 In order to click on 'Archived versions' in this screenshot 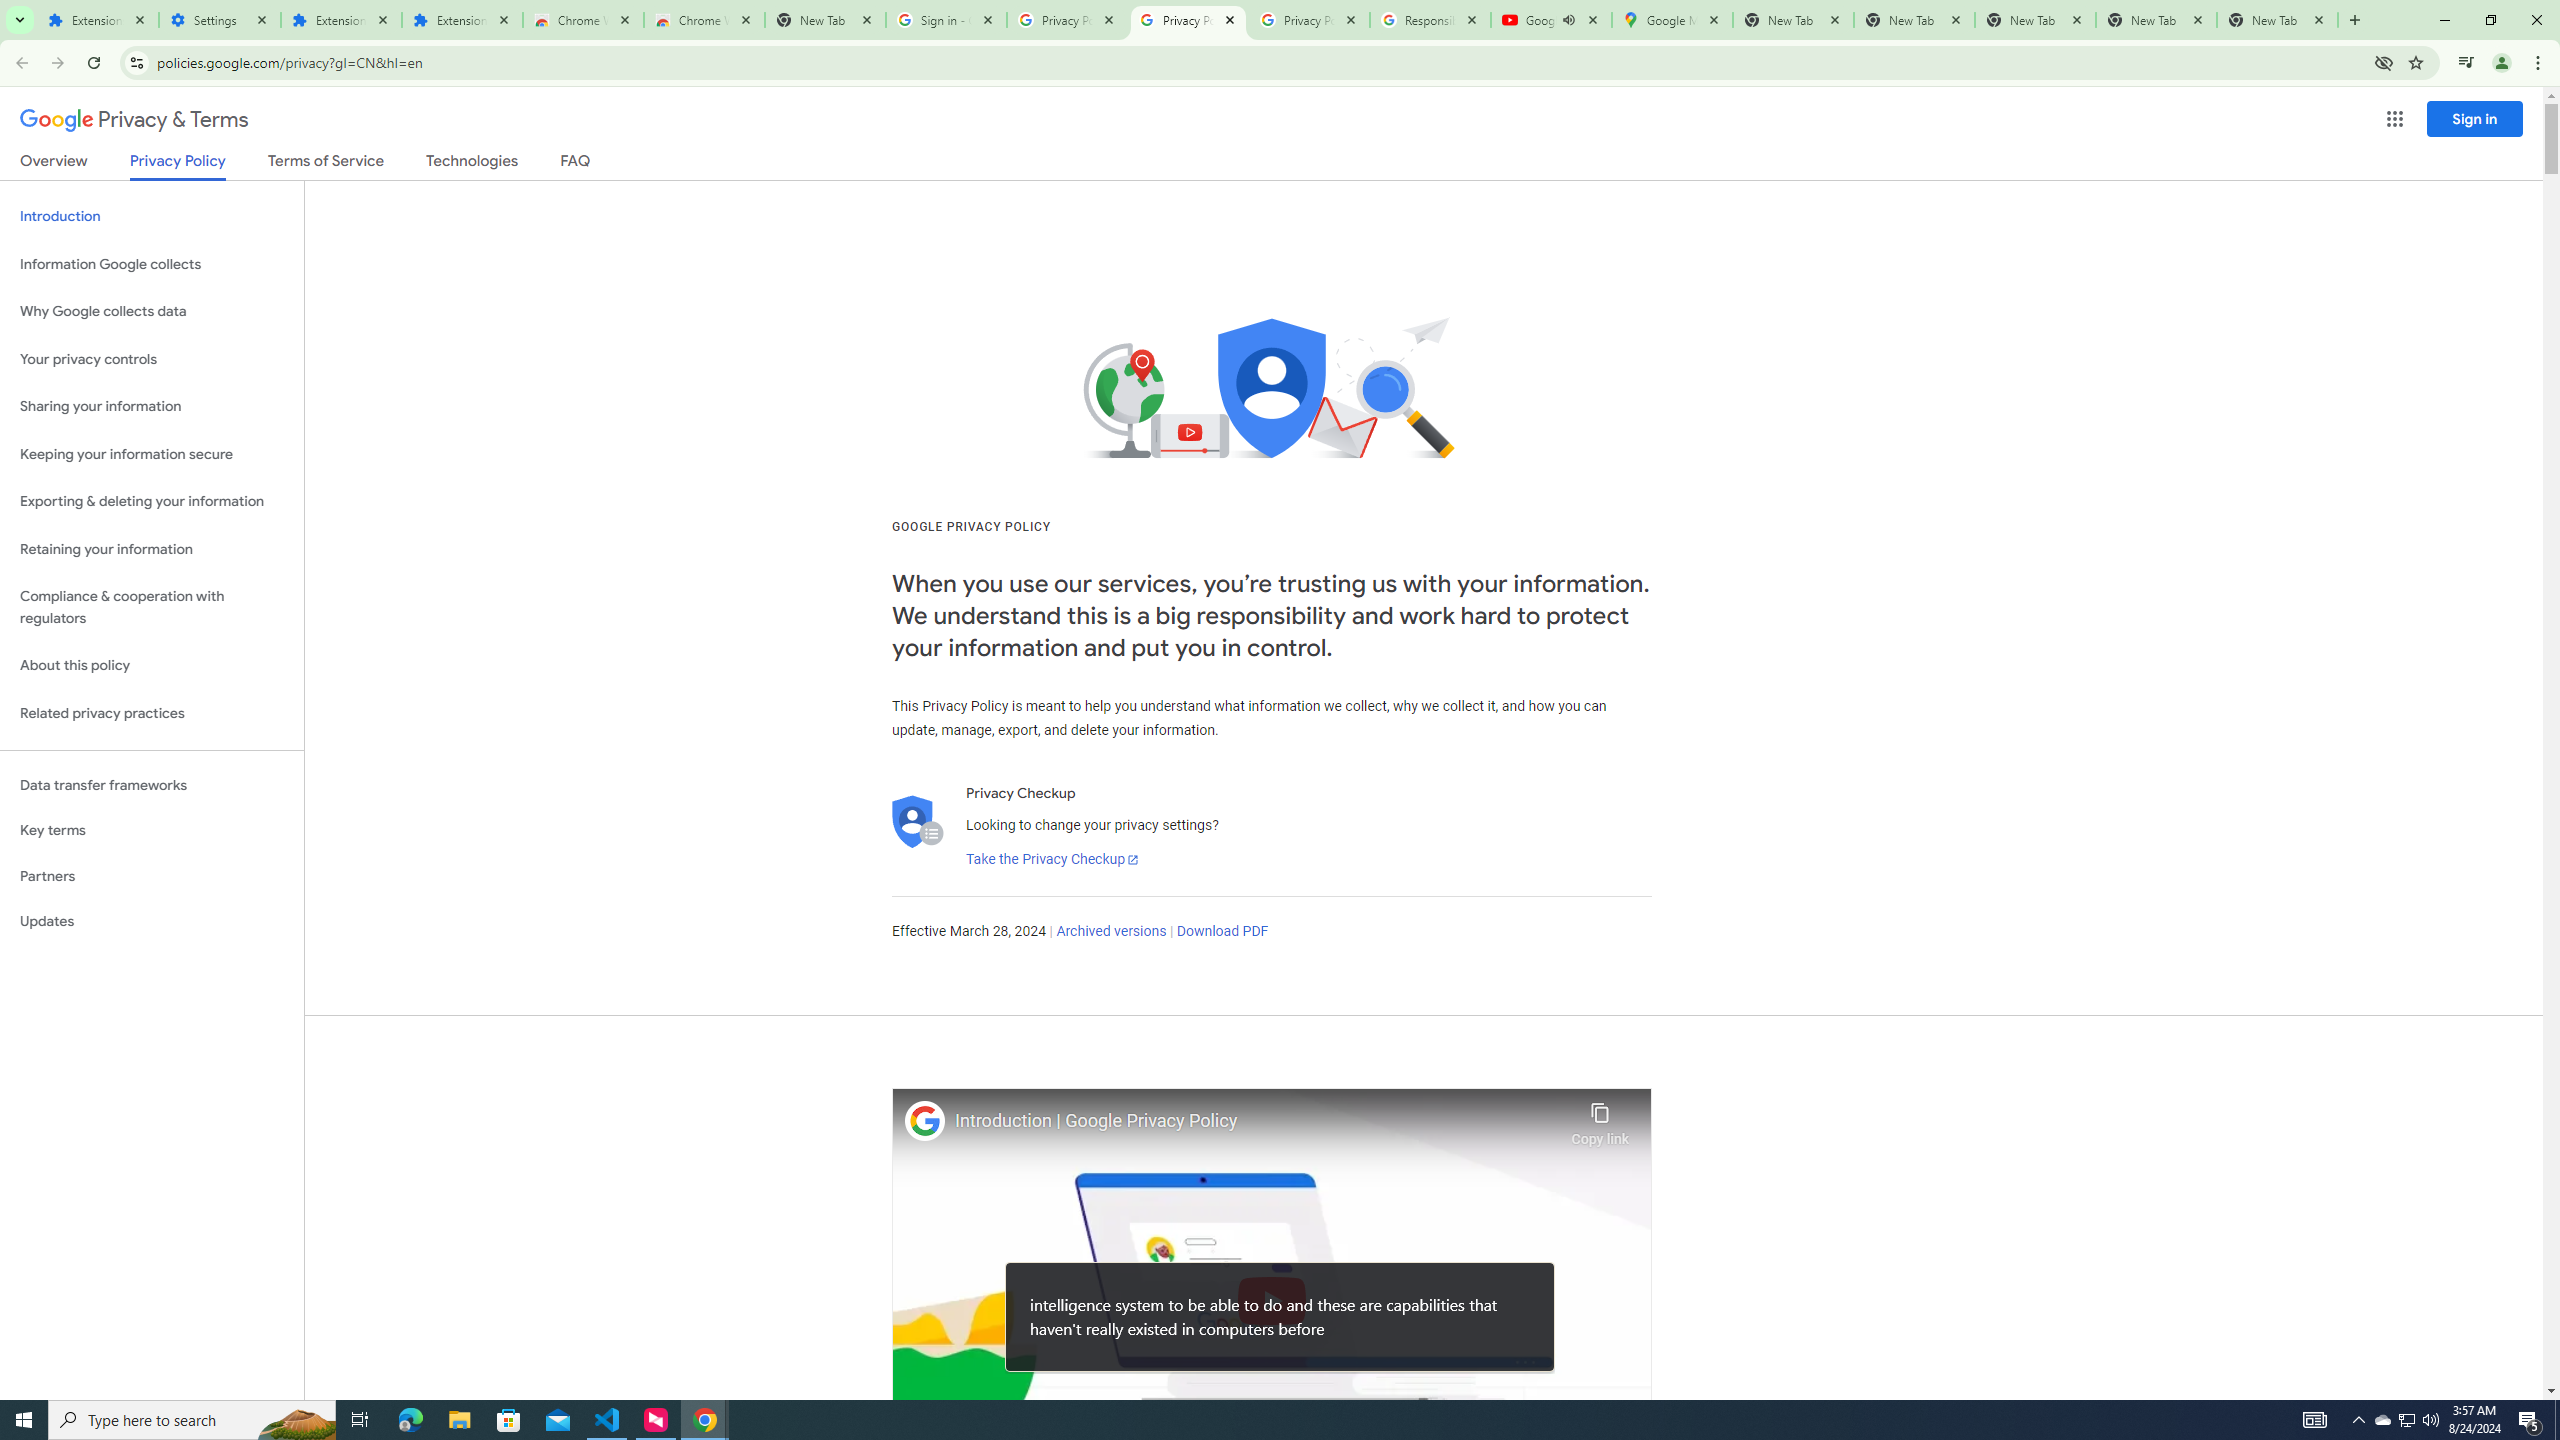, I will do `click(1110, 930)`.